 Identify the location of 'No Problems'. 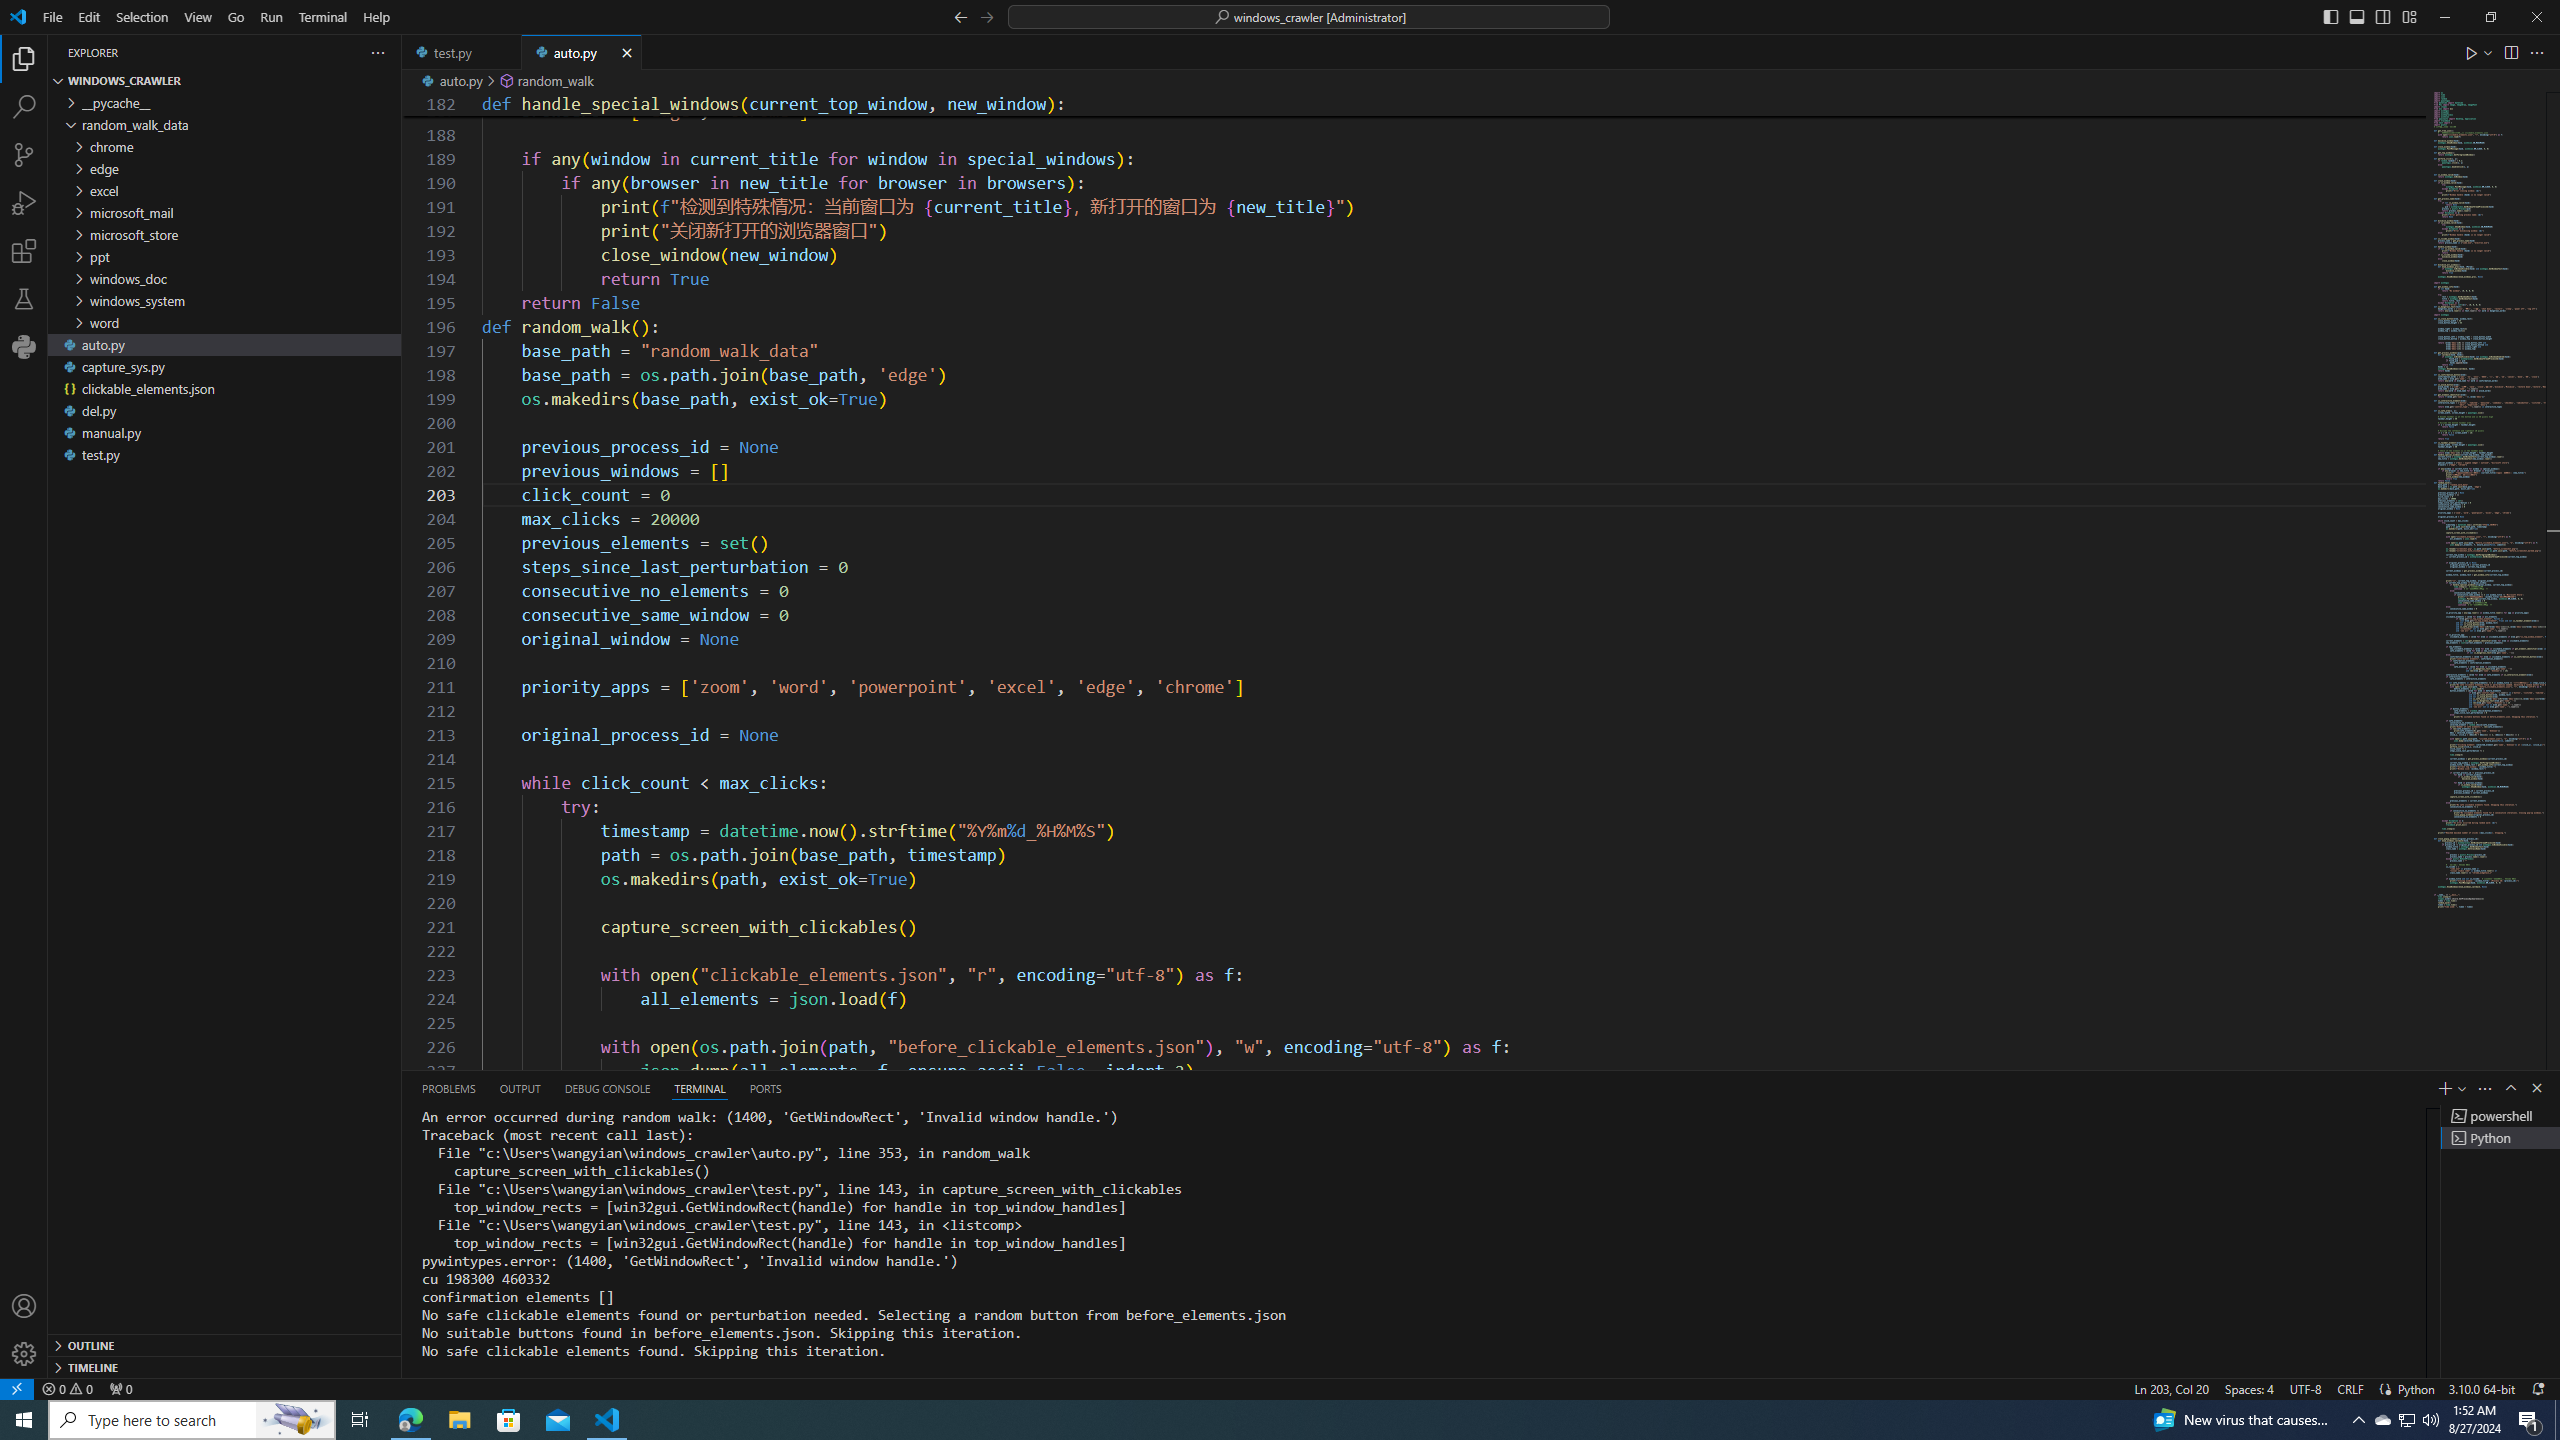
(65, 1387).